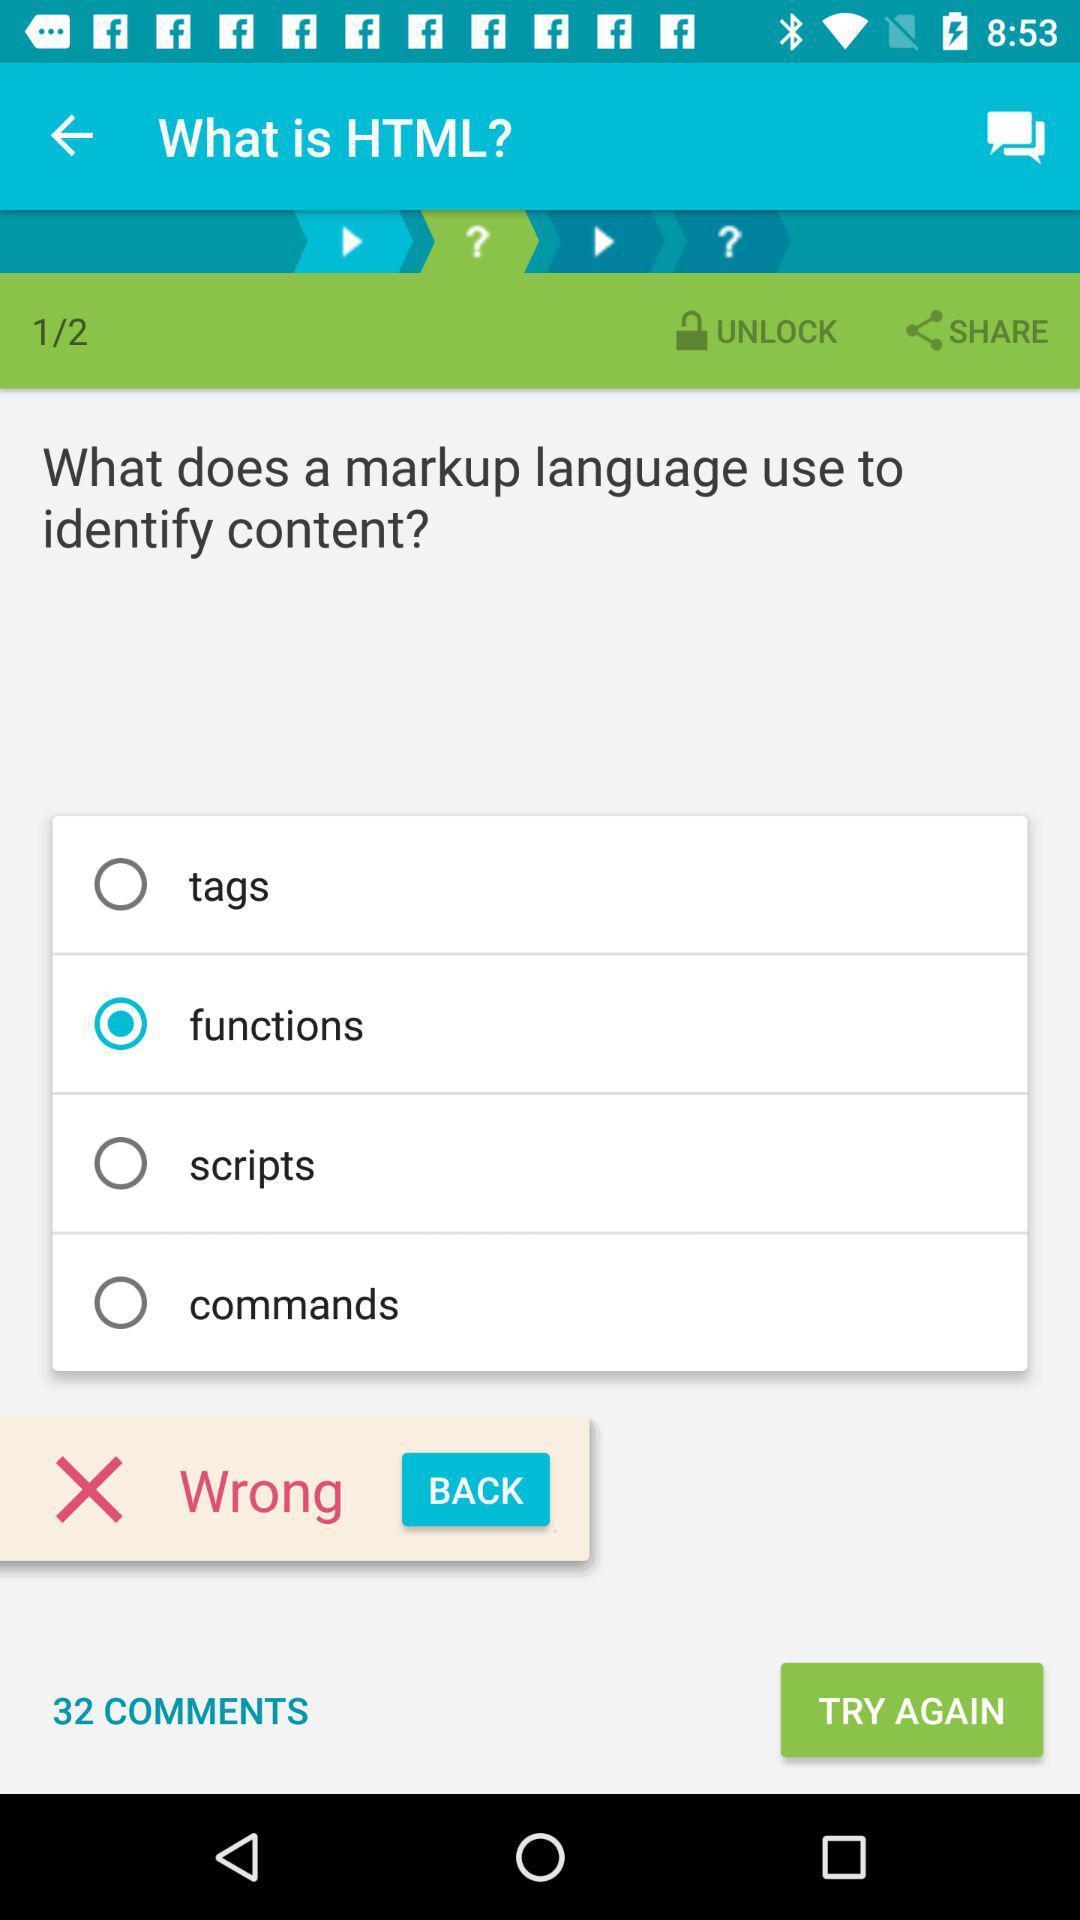 The height and width of the screenshot is (1920, 1080). I want to click on the back, so click(475, 1489).